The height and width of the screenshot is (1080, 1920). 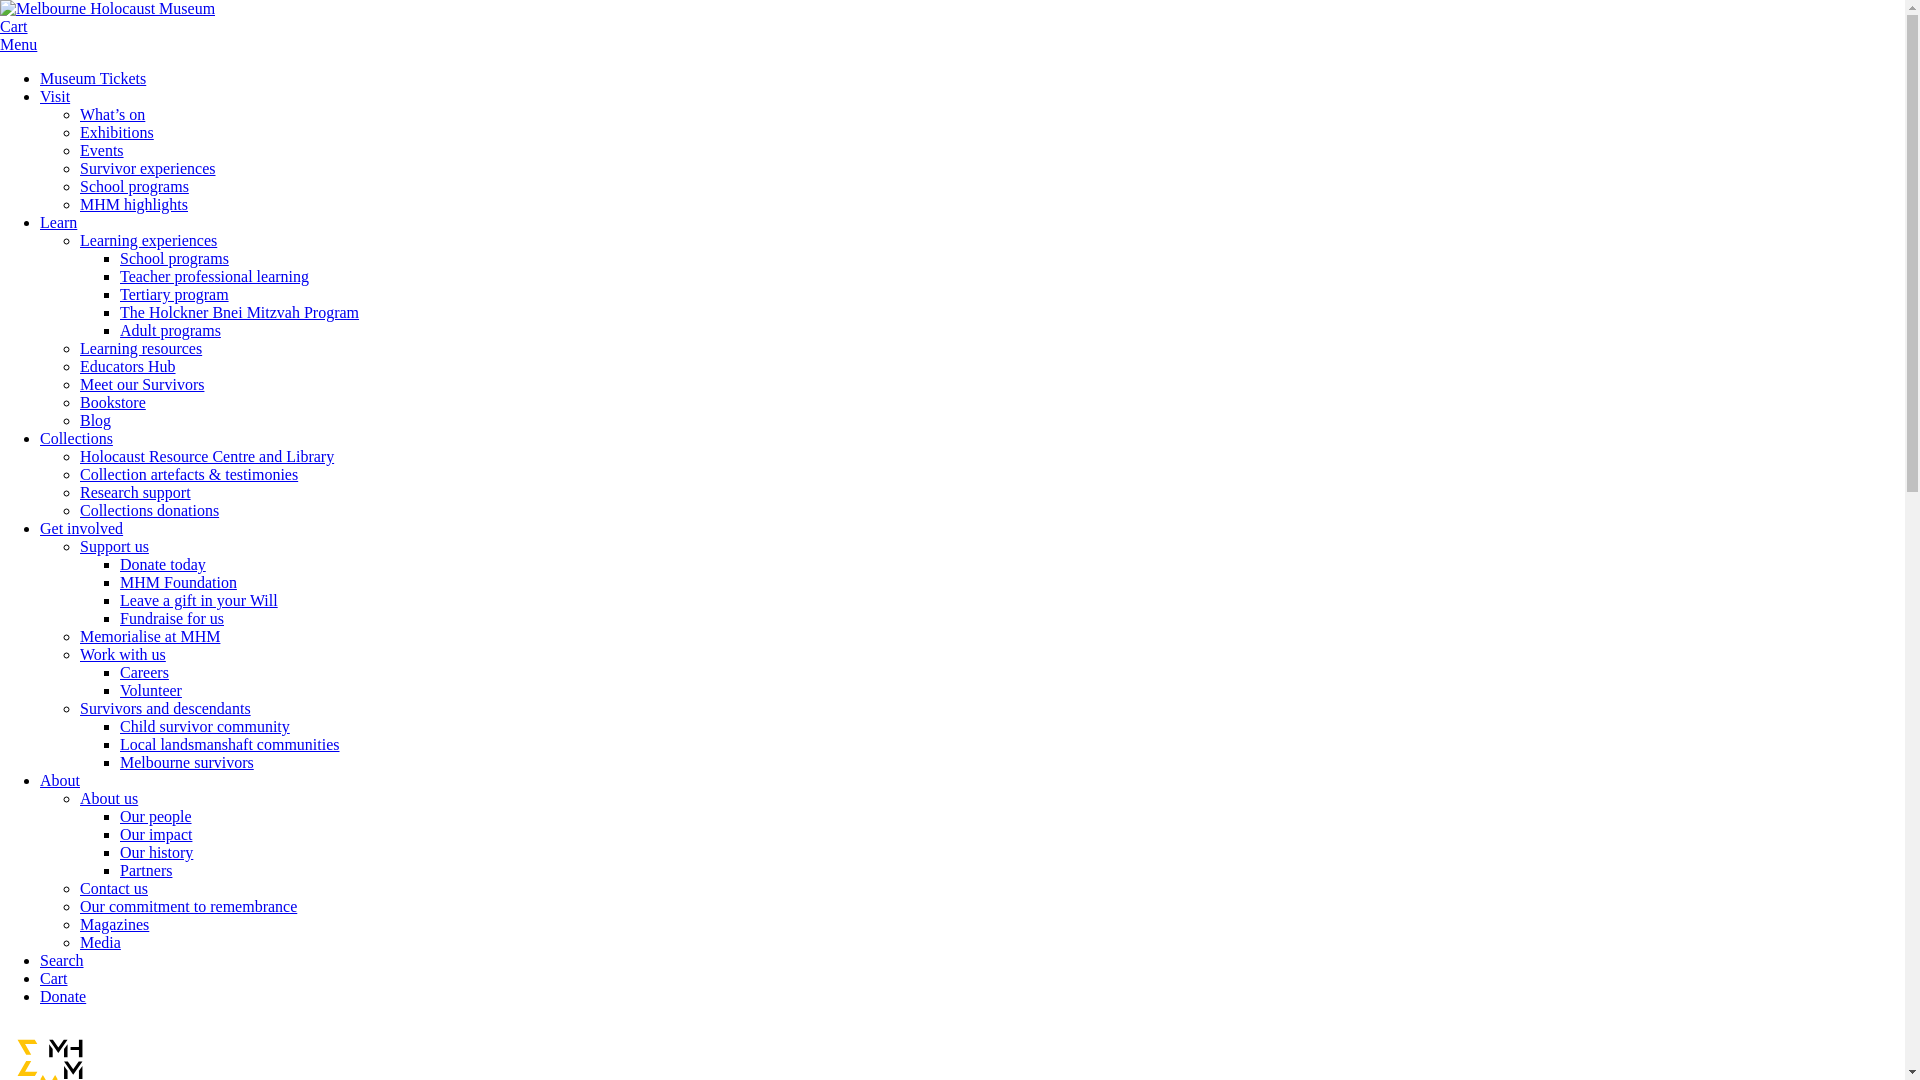 What do you see at coordinates (147, 239) in the screenshot?
I see `'Learning experiences'` at bounding box center [147, 239].